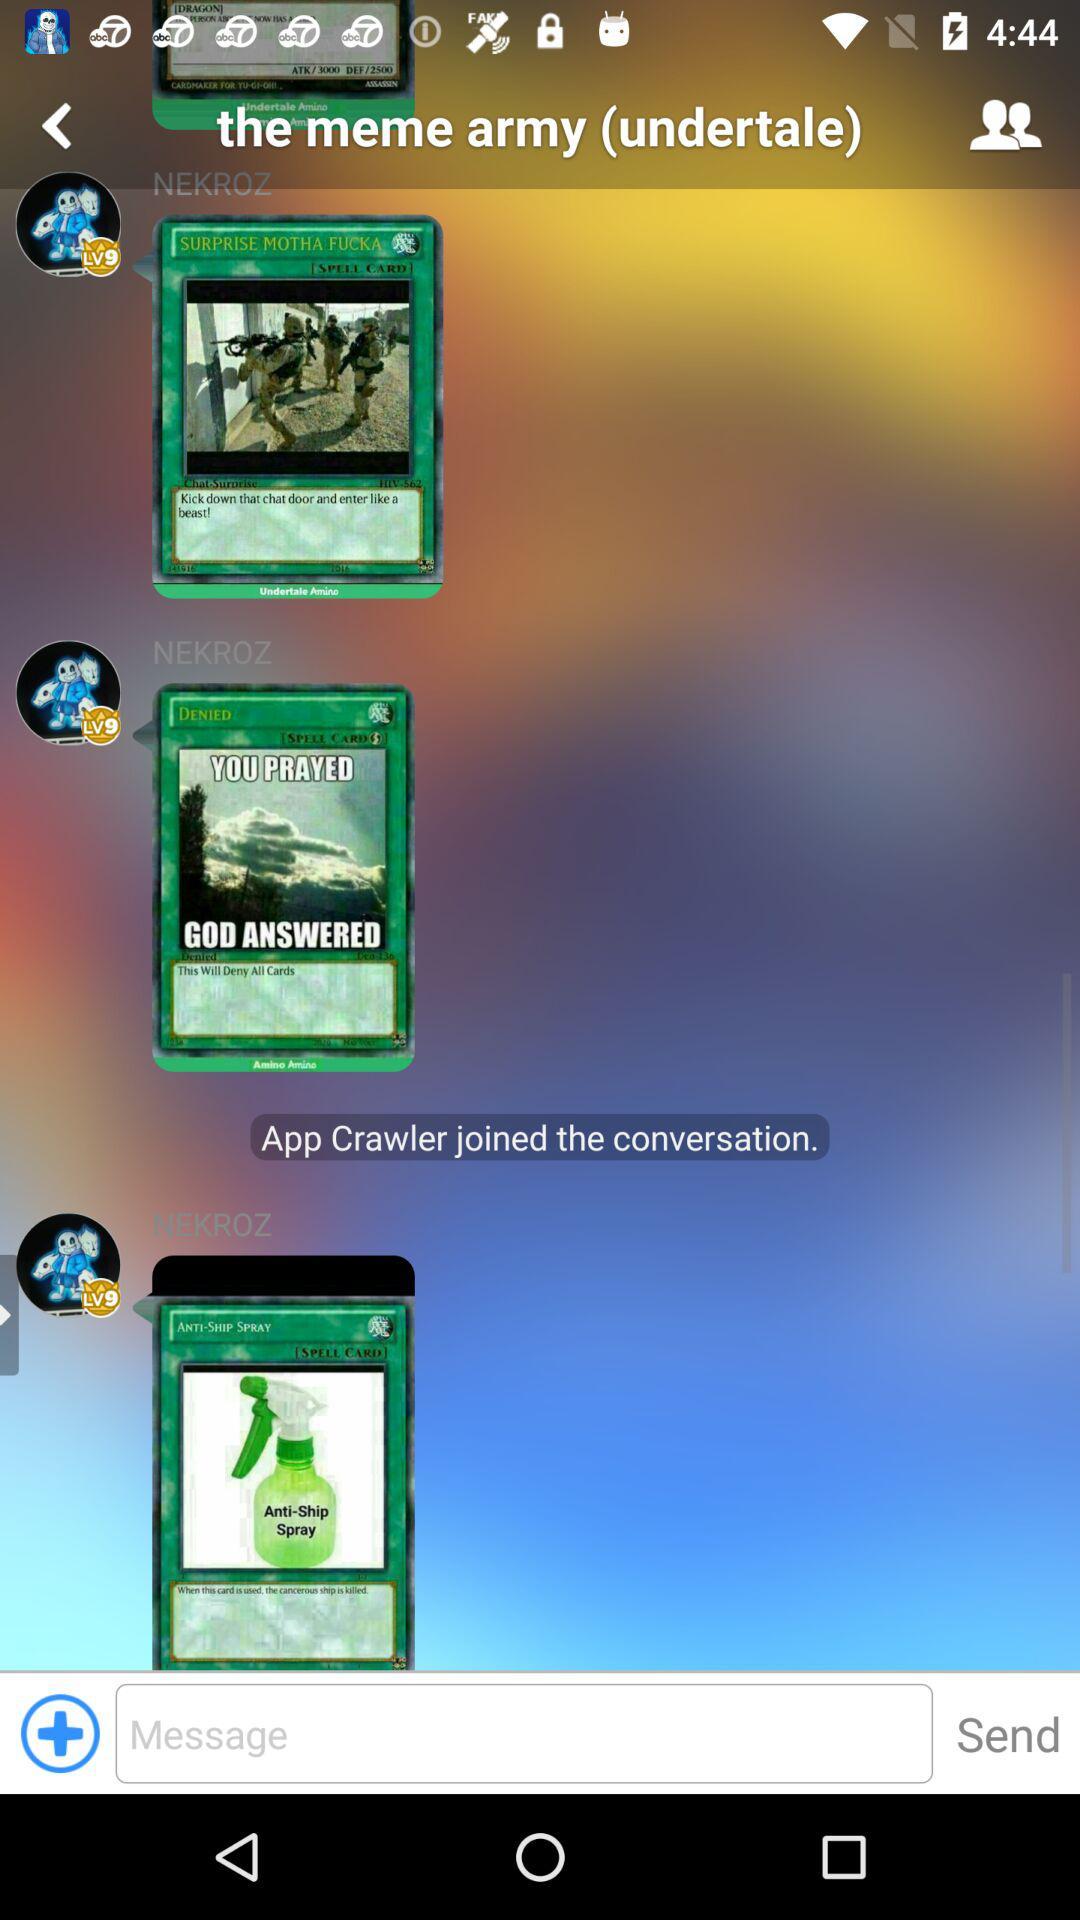 The width and height of the screenshot is (1080, 1920). Describe the element at coordinates (523, 1732) in the screenshot. I see `message text field at the bottom of the page` at that location.